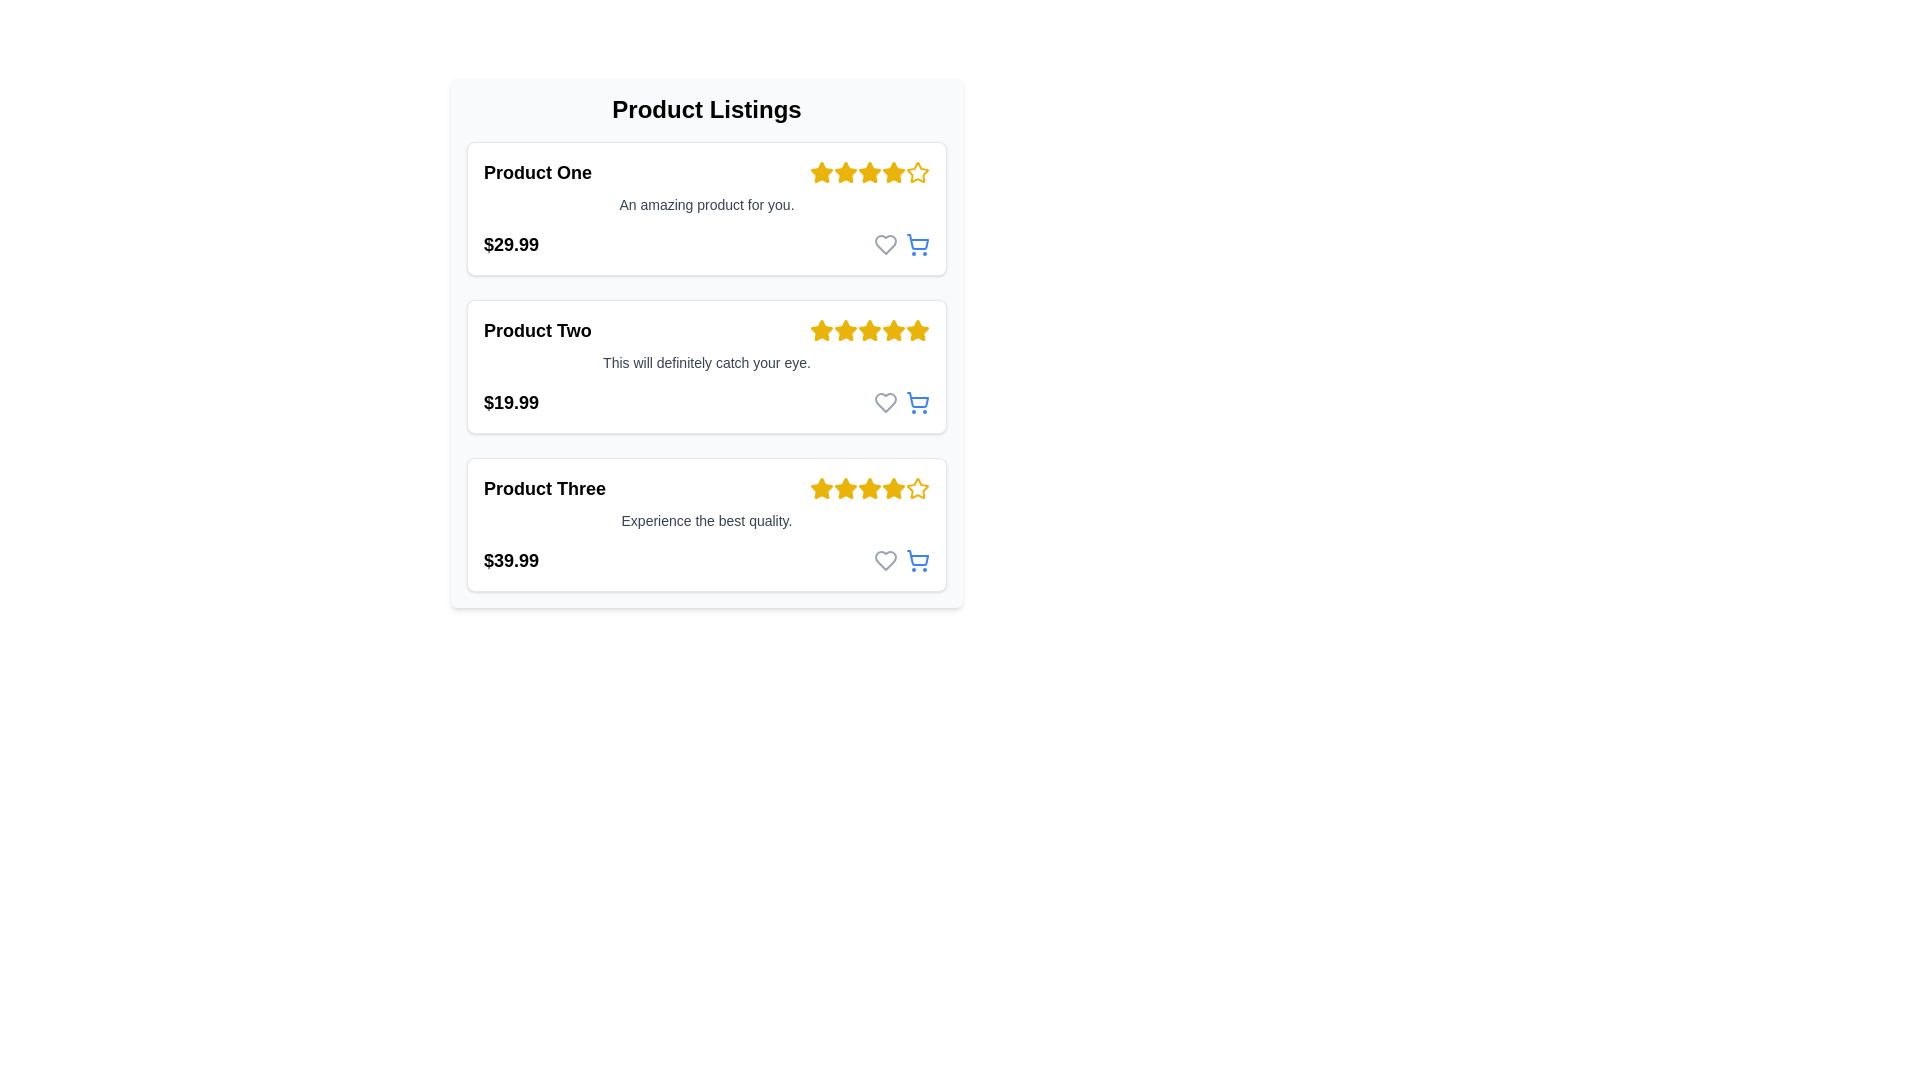 This screenshot has width=1920, height=1080. I want to click on the third star-shaped icon in the rating bar for 'Product Two', so click(869, 329).